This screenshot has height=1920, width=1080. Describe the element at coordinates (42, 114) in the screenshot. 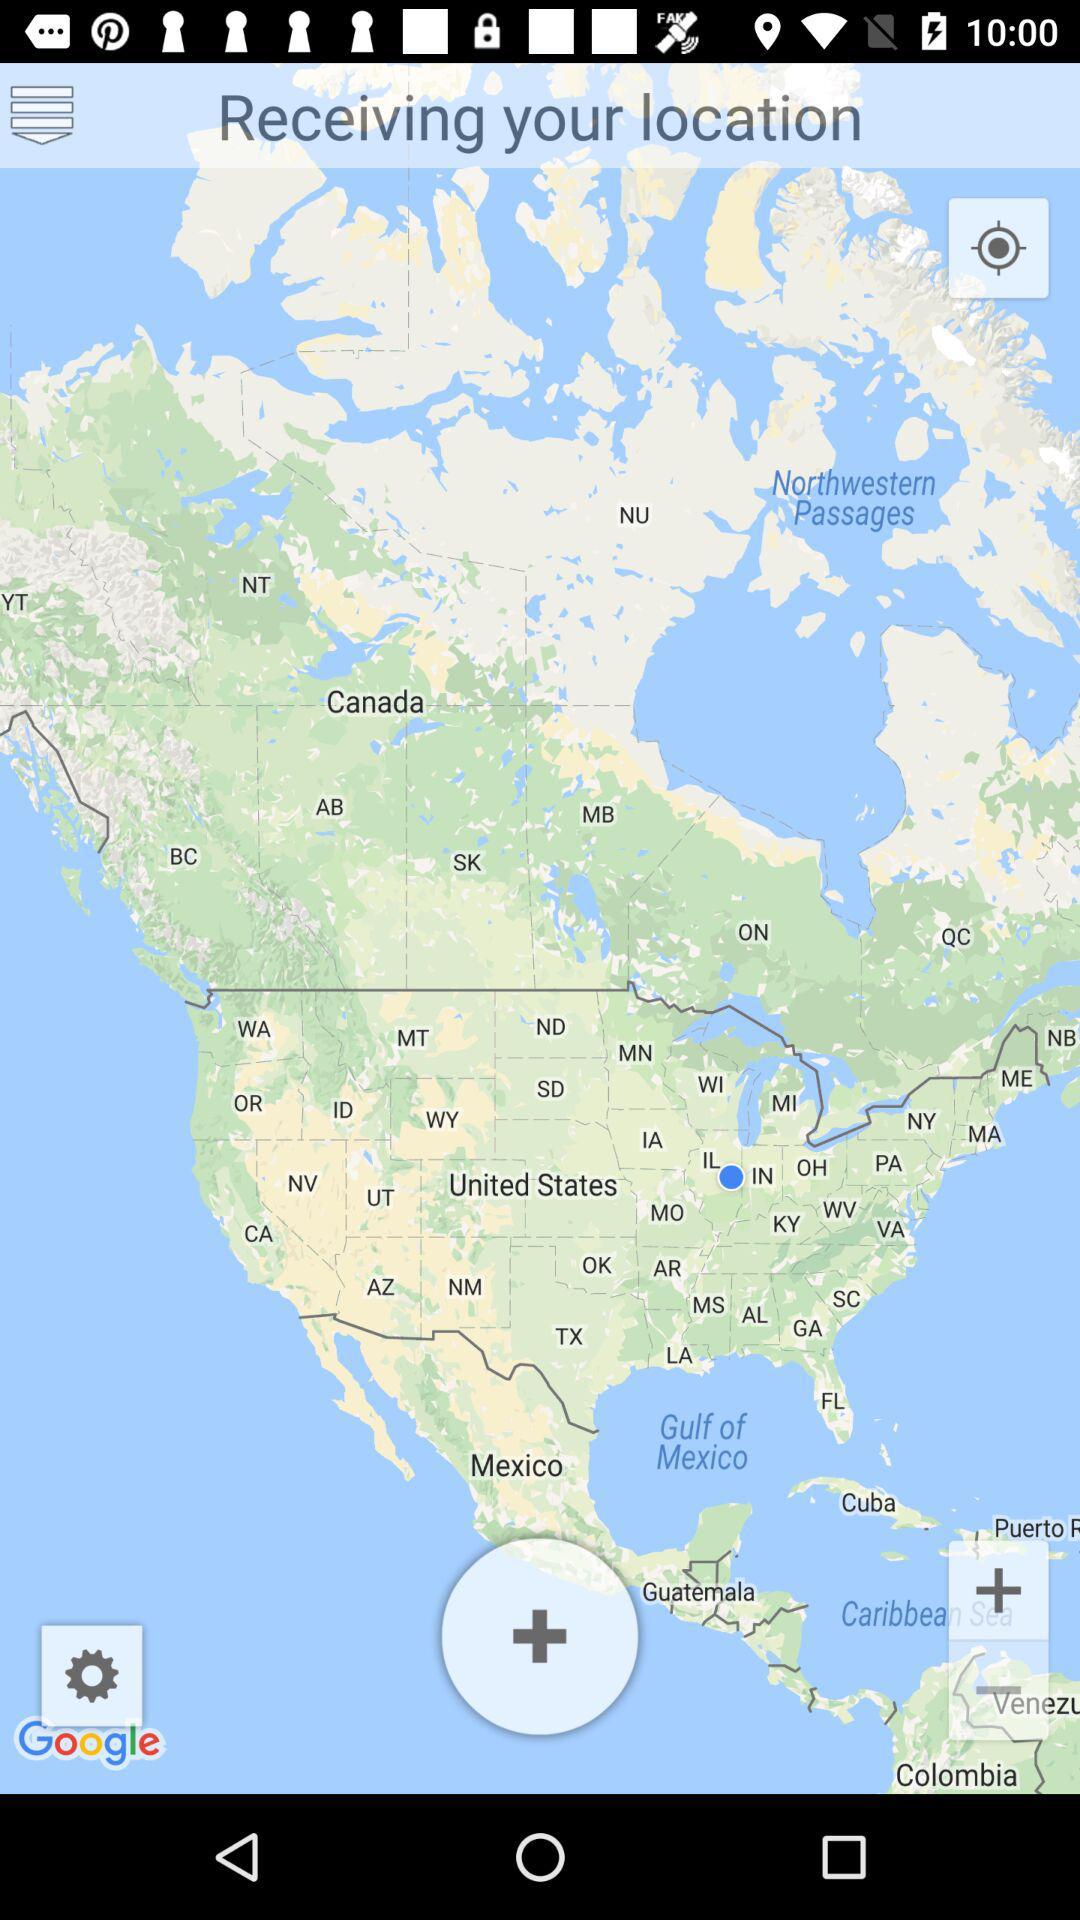

I see `the icon at the top left corner` at that location.